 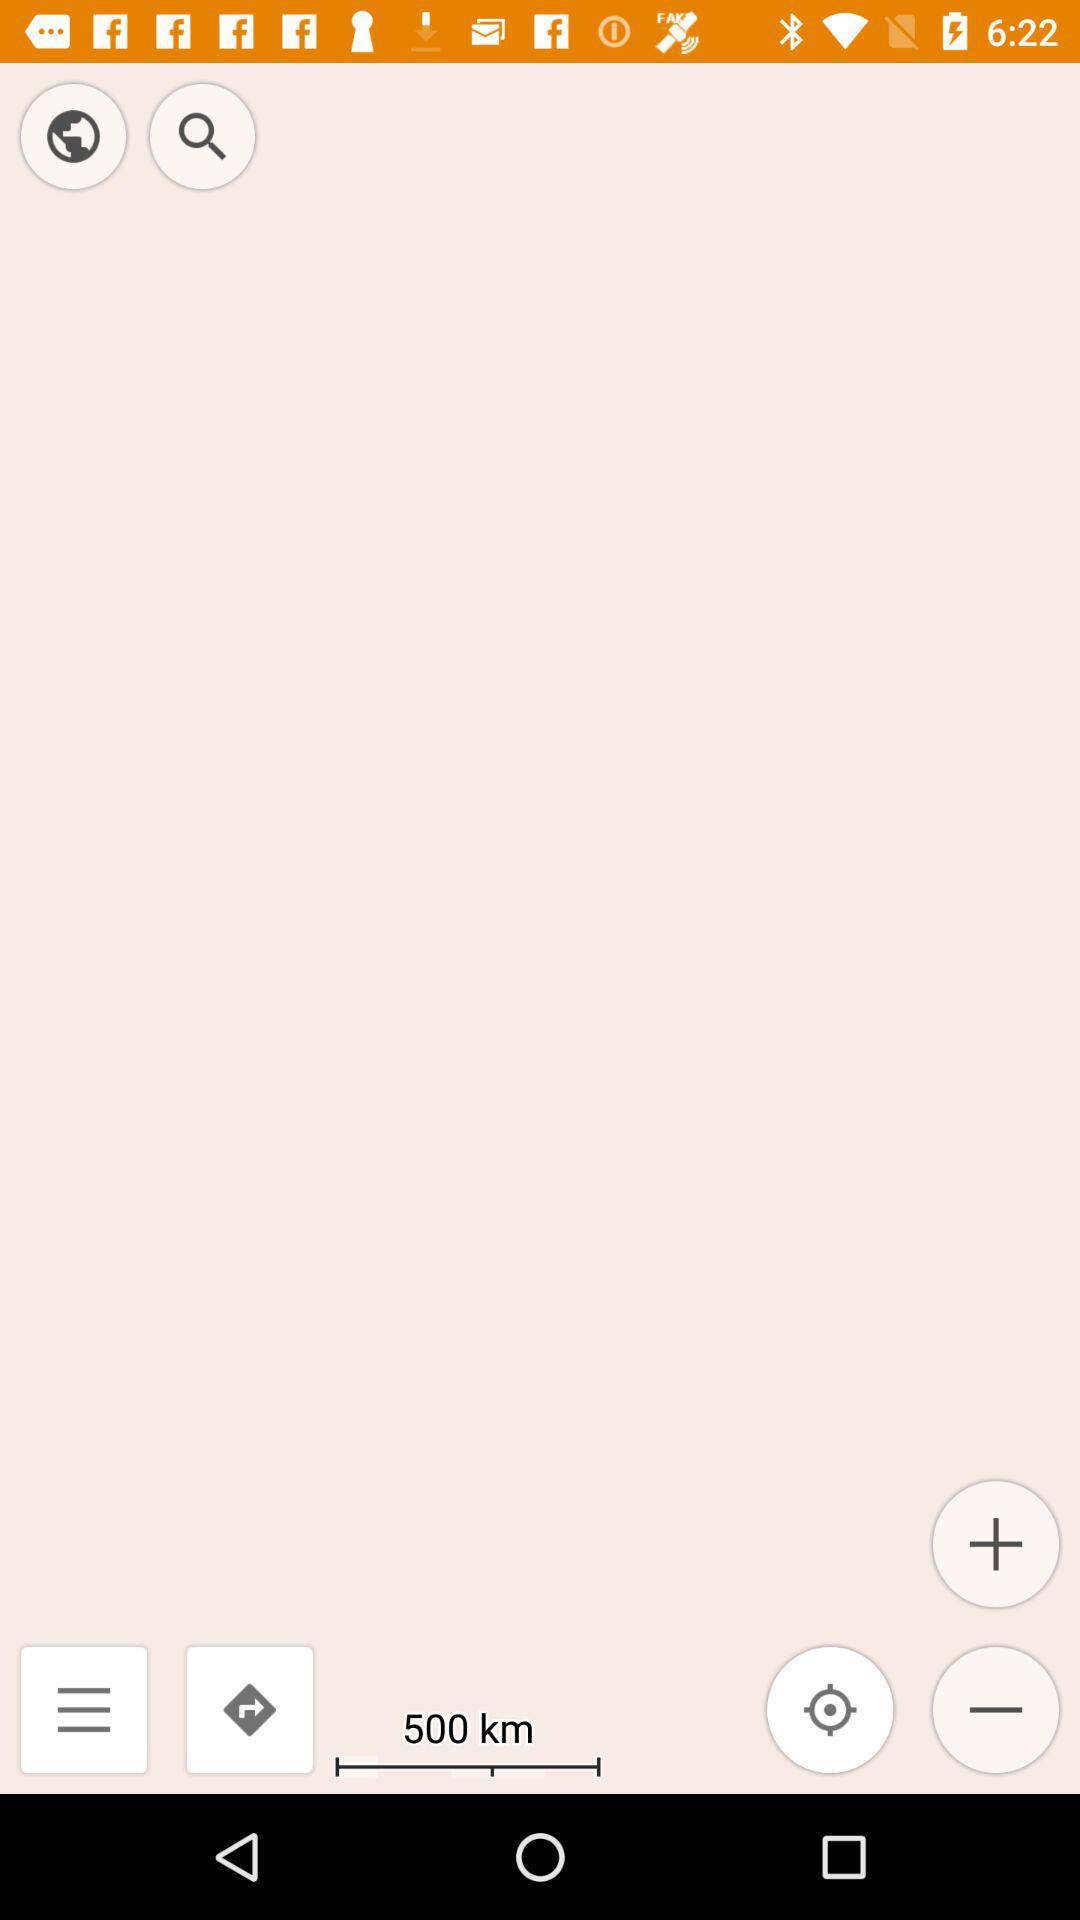 I want to click on the redo icon, so click(x=248, y=1708).